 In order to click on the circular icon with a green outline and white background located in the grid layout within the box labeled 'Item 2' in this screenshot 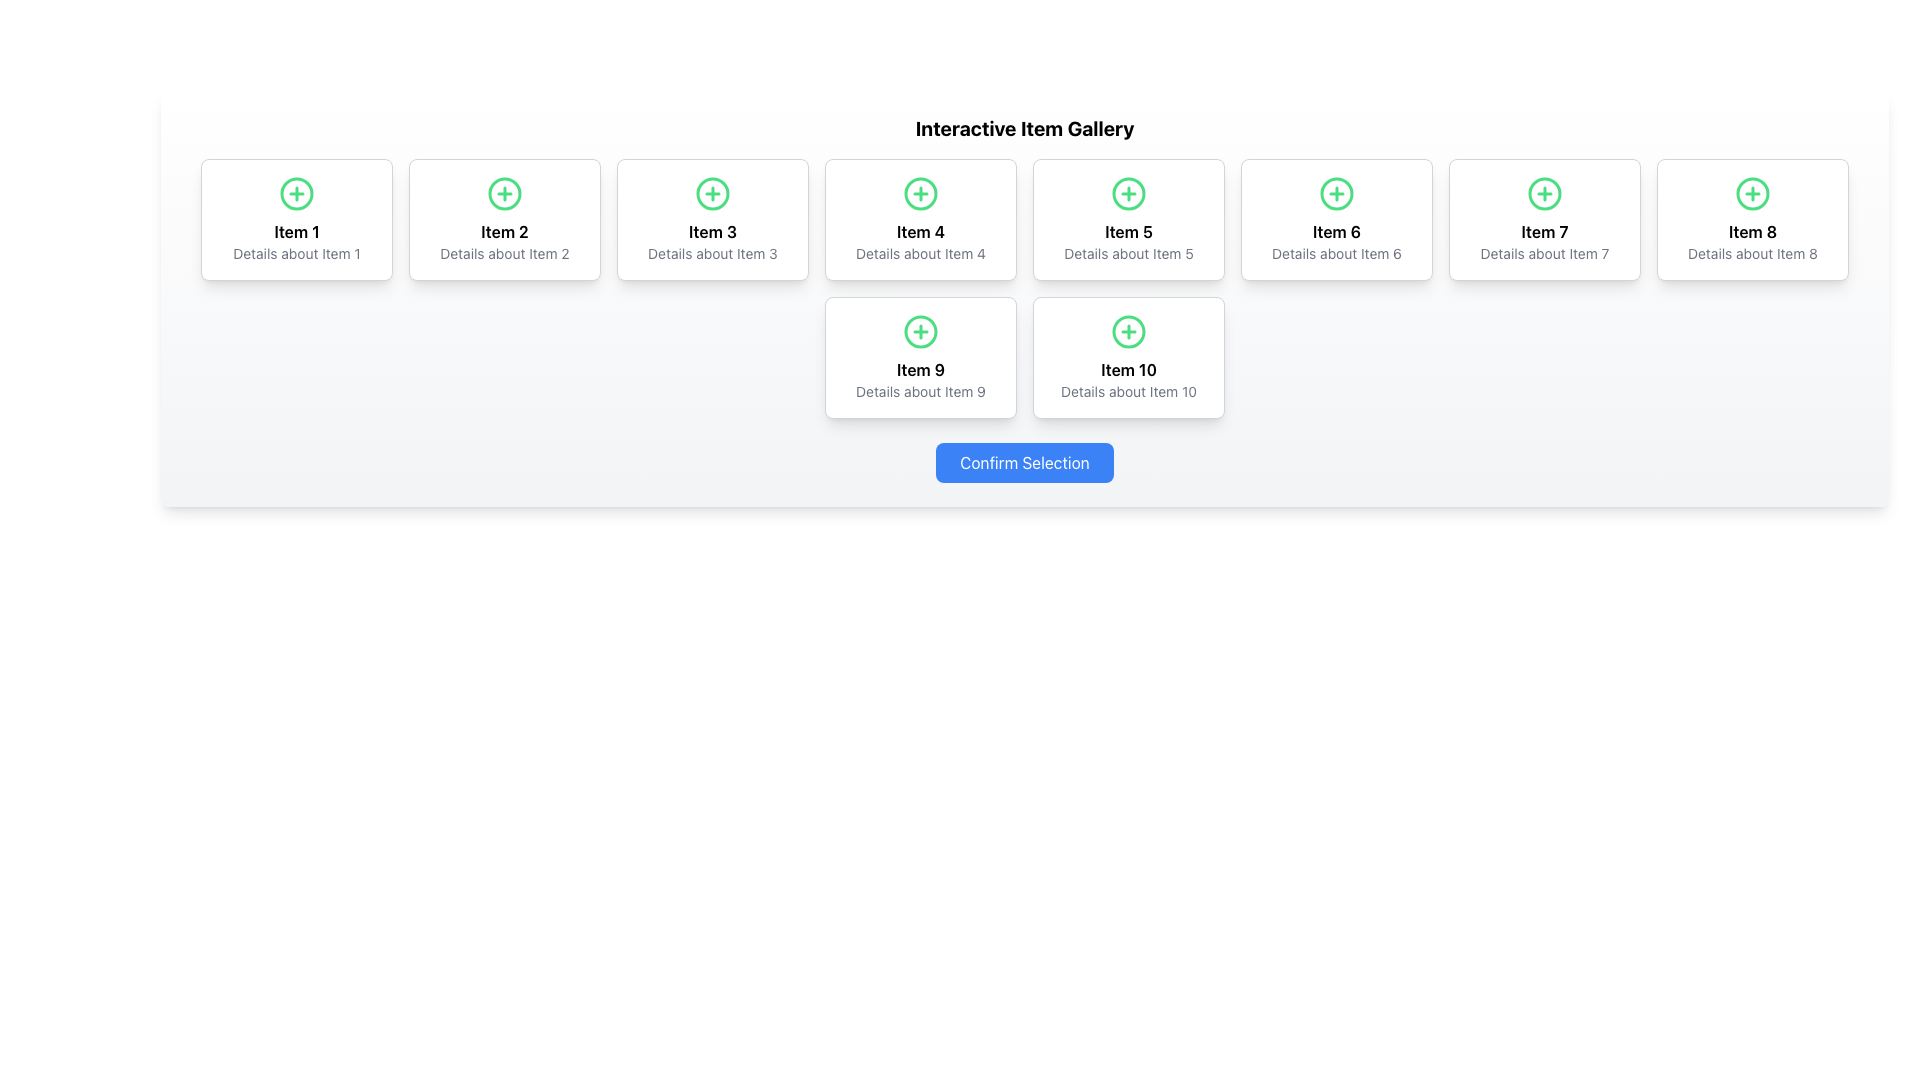, I will do `click(504, 193)`.